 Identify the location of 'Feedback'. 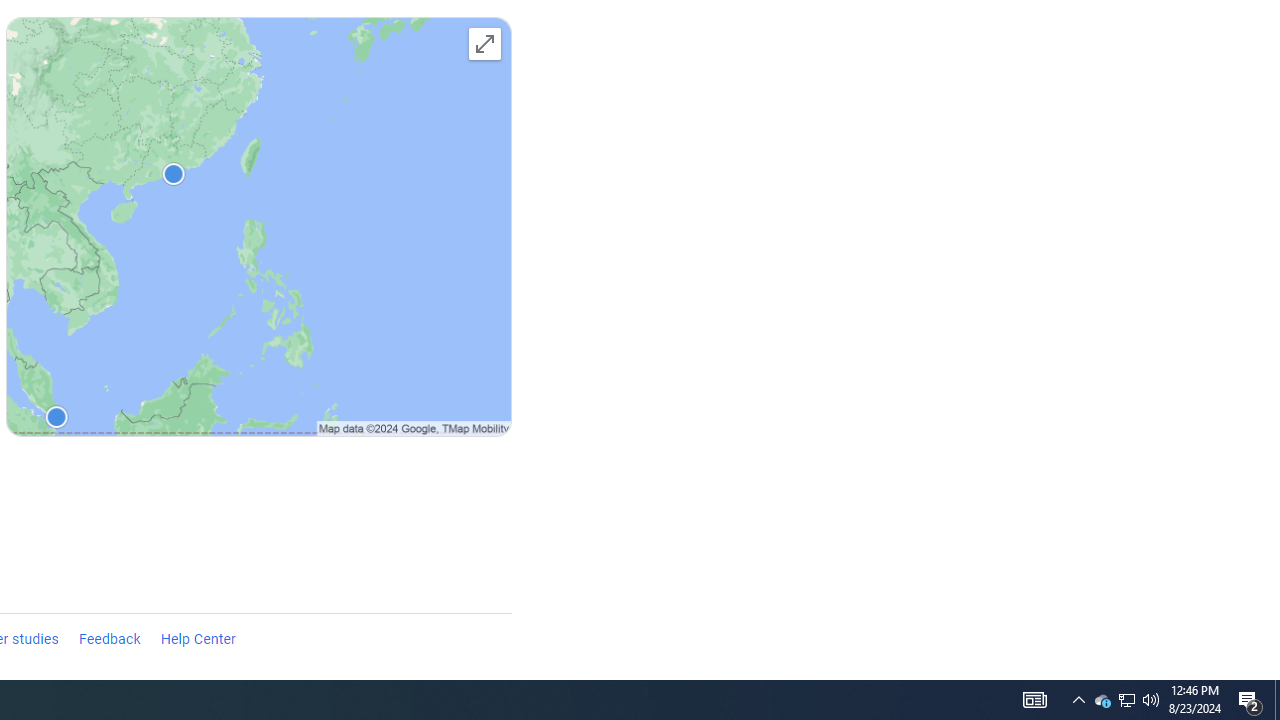
(108, 640).